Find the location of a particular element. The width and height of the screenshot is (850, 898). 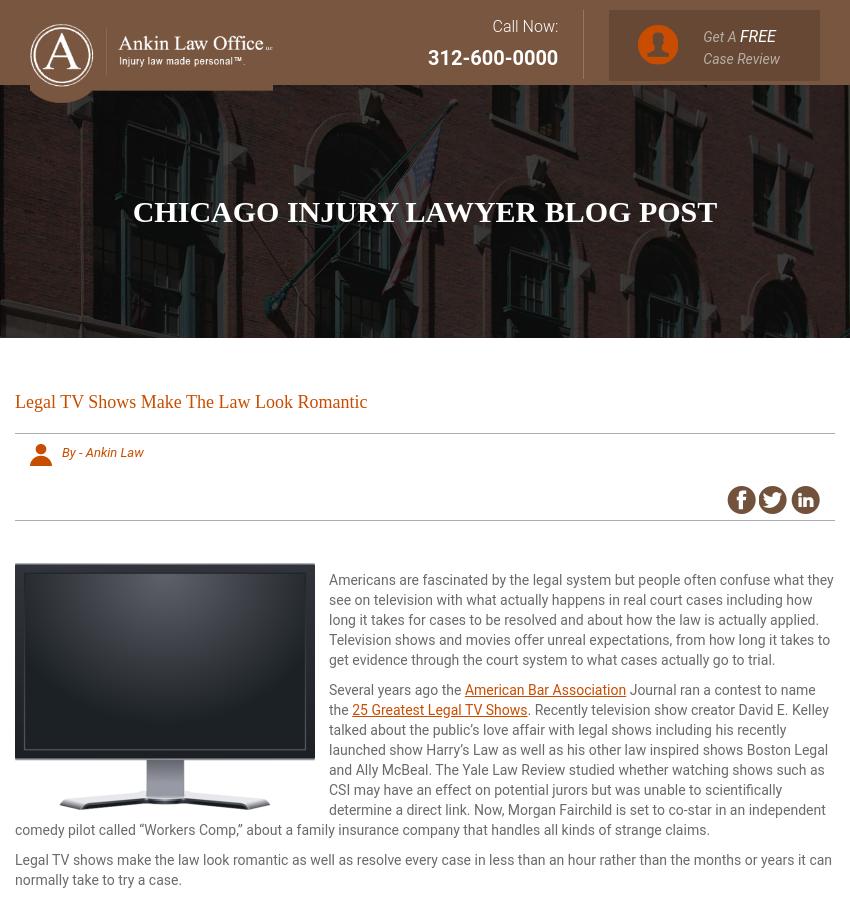

'By - Ankin Law' is located at coordinates (101, 451).